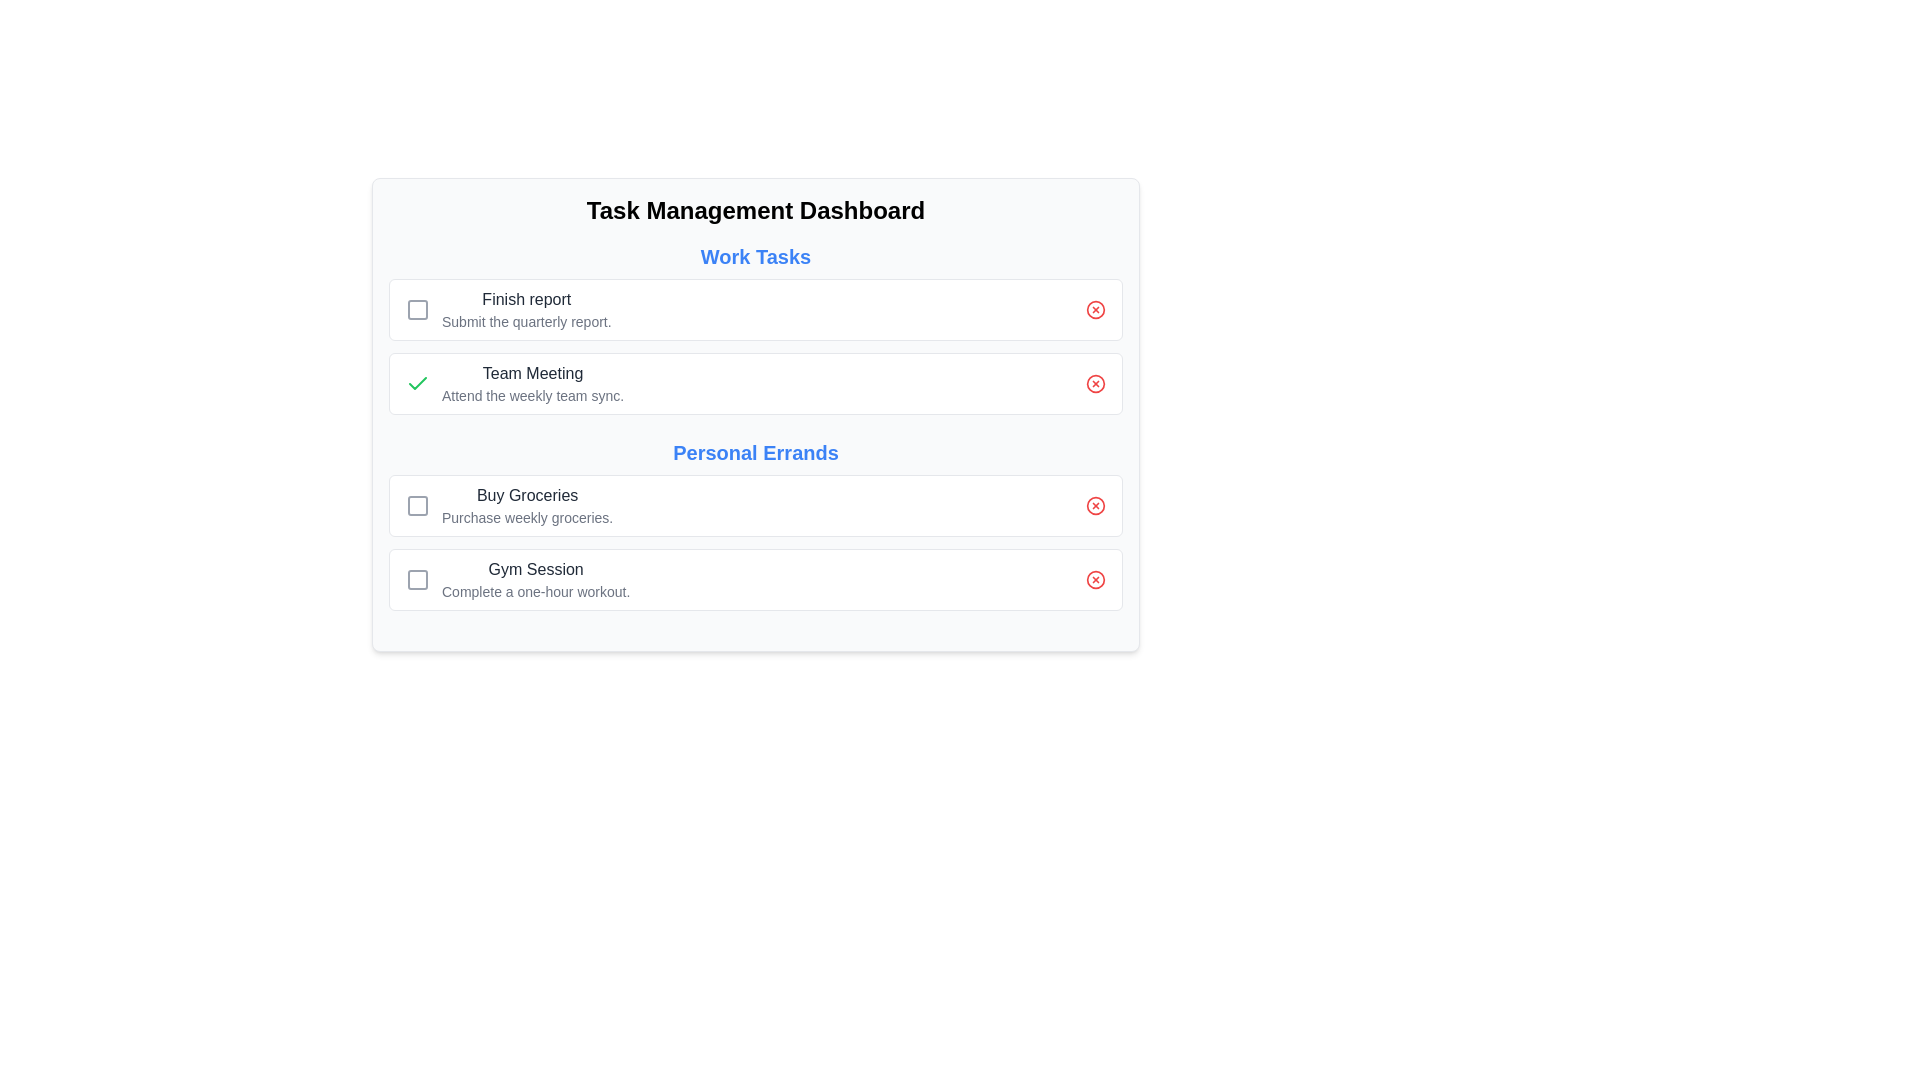 Image resolution: width=1920 pixels, height=1080 pixels. Describe the element at coordinates (1094, 384) in the screenshot. I see `the delete button for the task 'Team Meeting' located at the far-right end of the row under the 'Work Tasks' section` at that location.